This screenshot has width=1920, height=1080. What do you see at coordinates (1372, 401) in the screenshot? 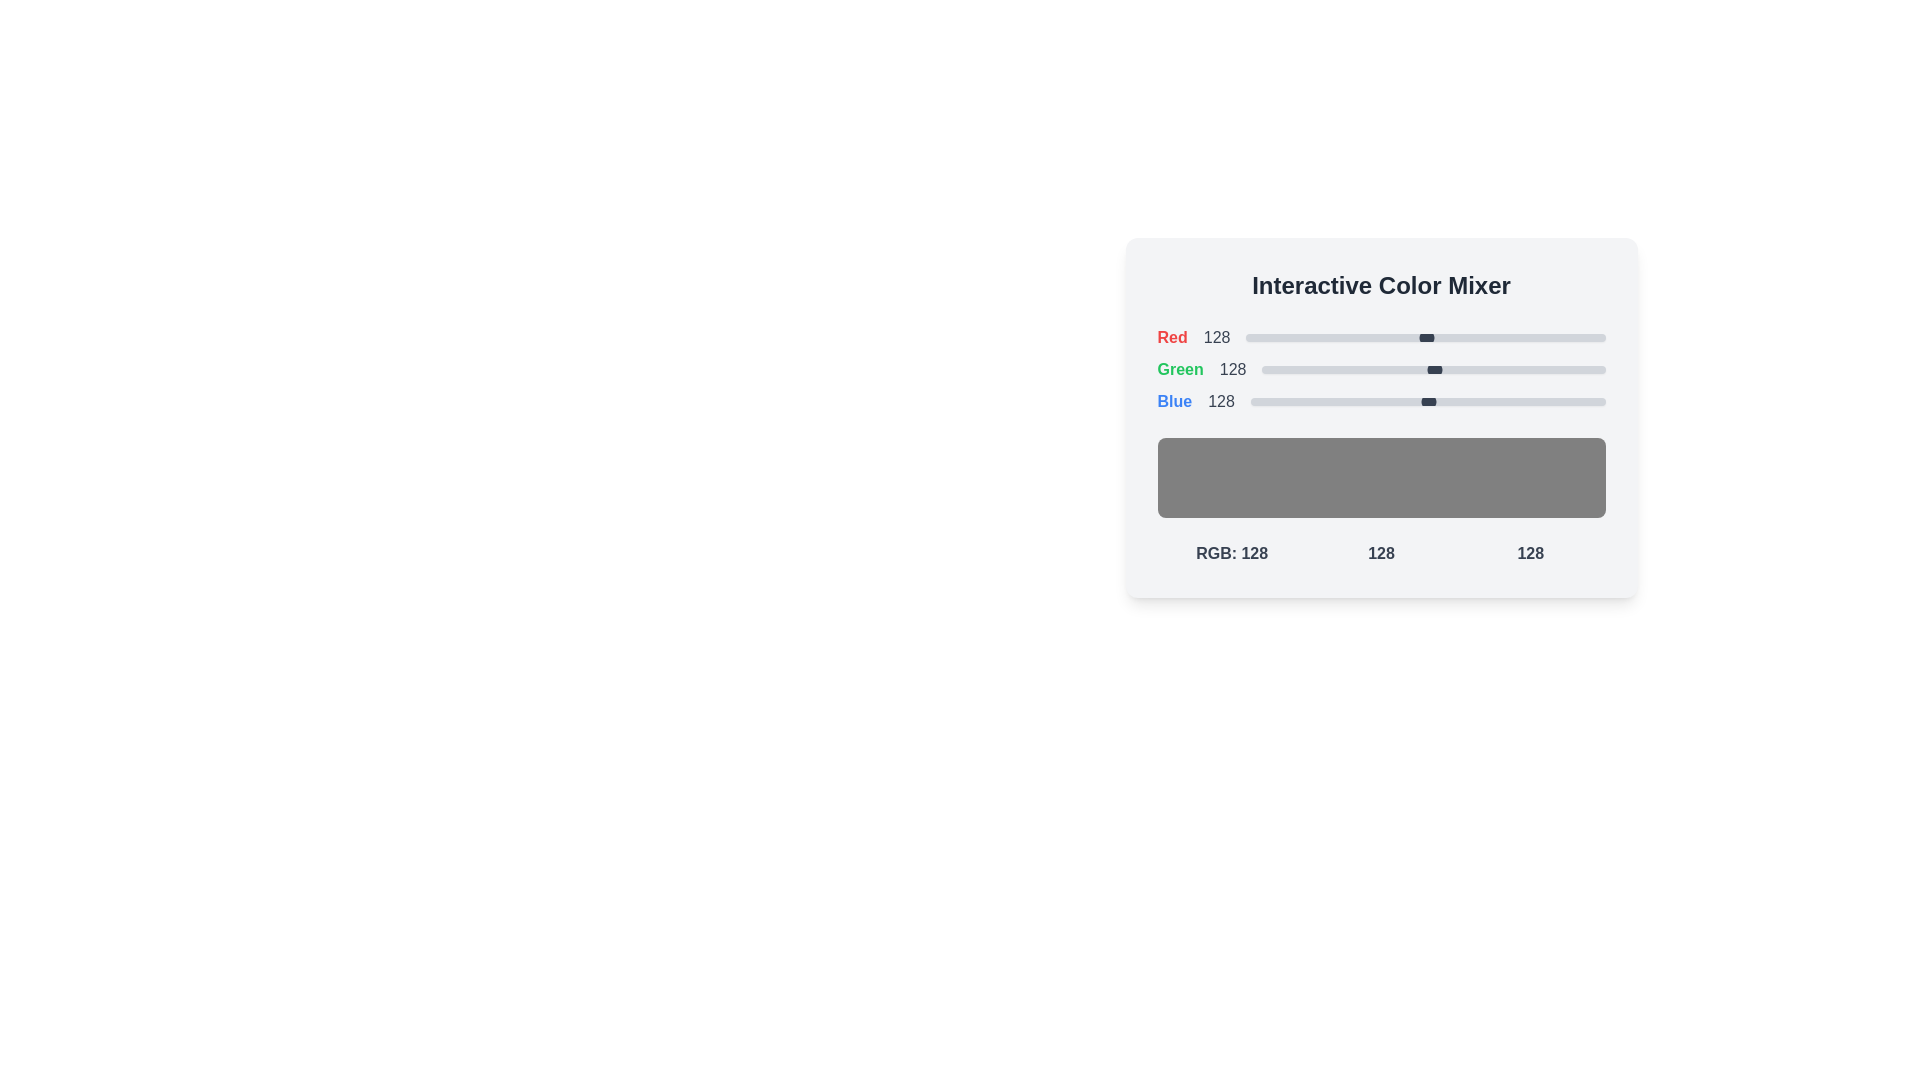
I see `the blue value` at bounding box center [1372, 401].